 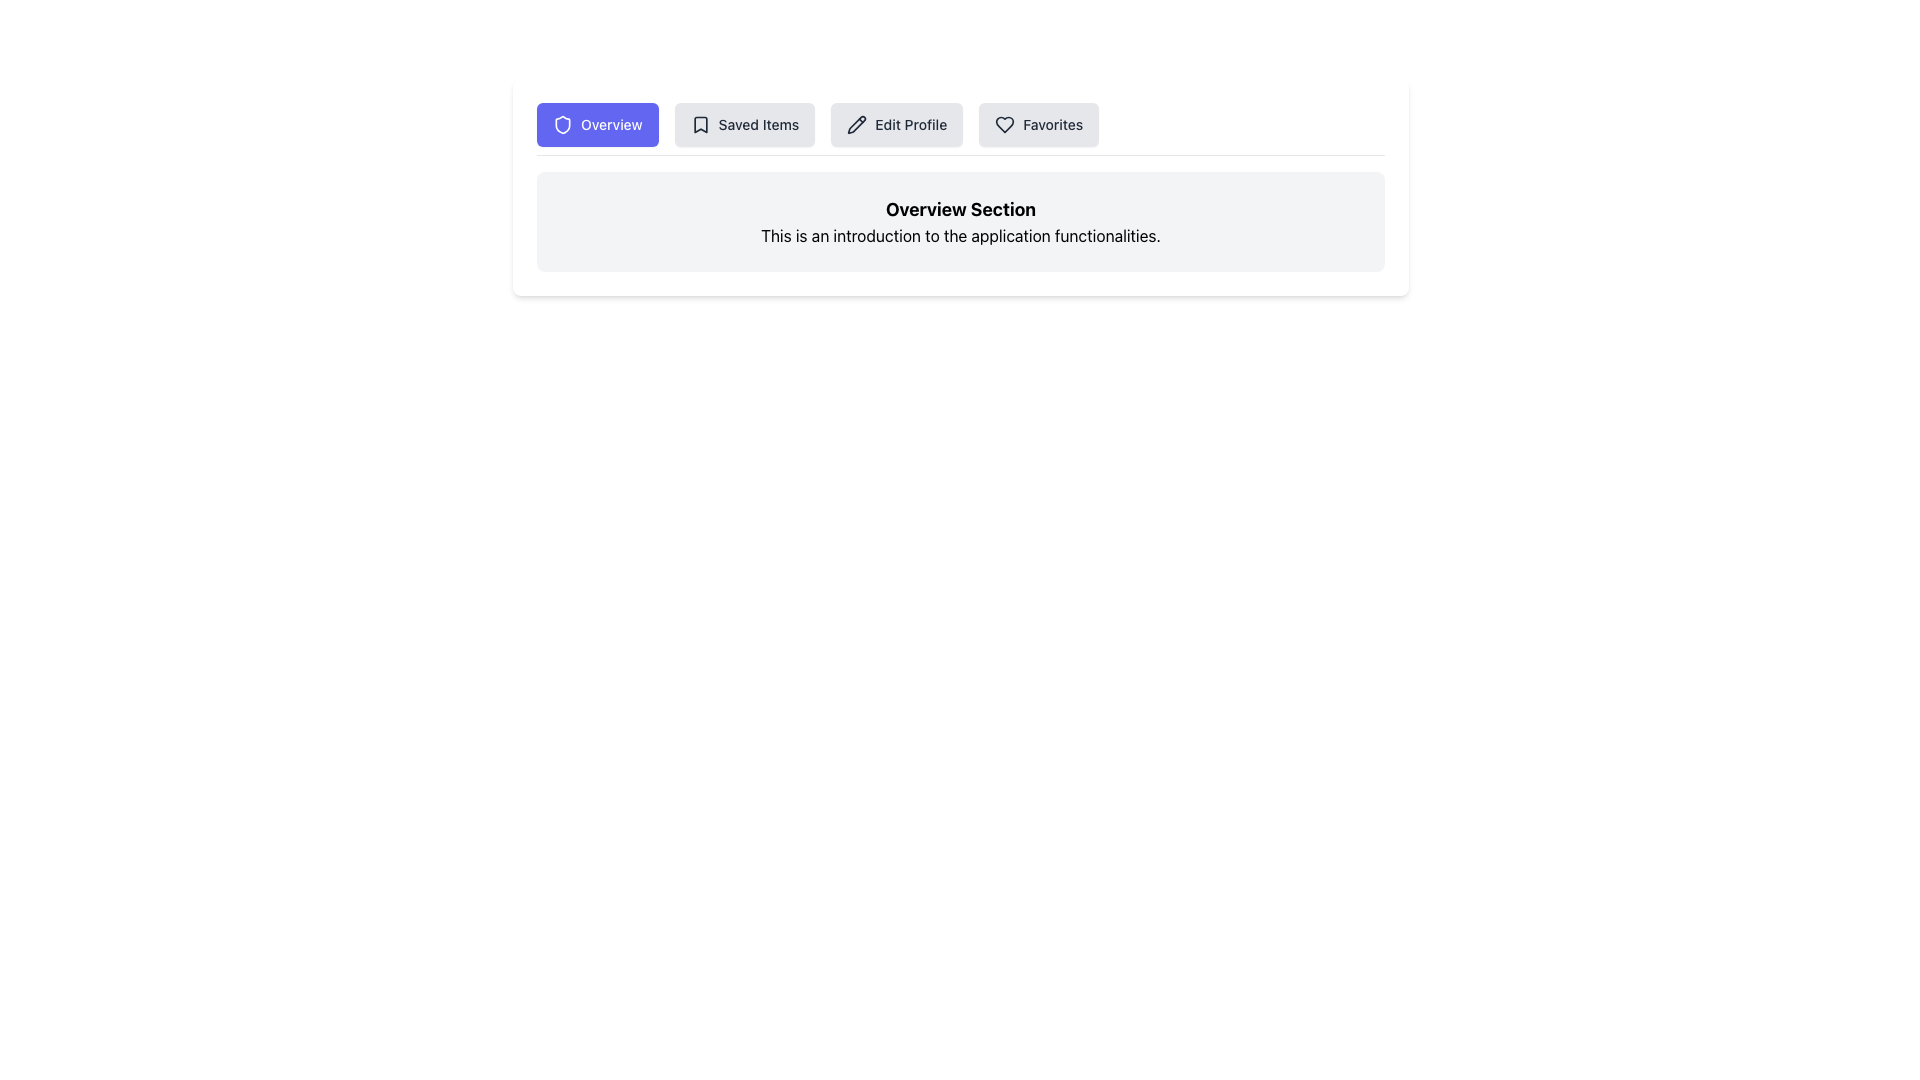 I want to click on the icon located immediately to the left of the text 'Saved Items' in the top navigation bar, which visually enriches the 'Saved Items' button, so click(x=700, y=124).